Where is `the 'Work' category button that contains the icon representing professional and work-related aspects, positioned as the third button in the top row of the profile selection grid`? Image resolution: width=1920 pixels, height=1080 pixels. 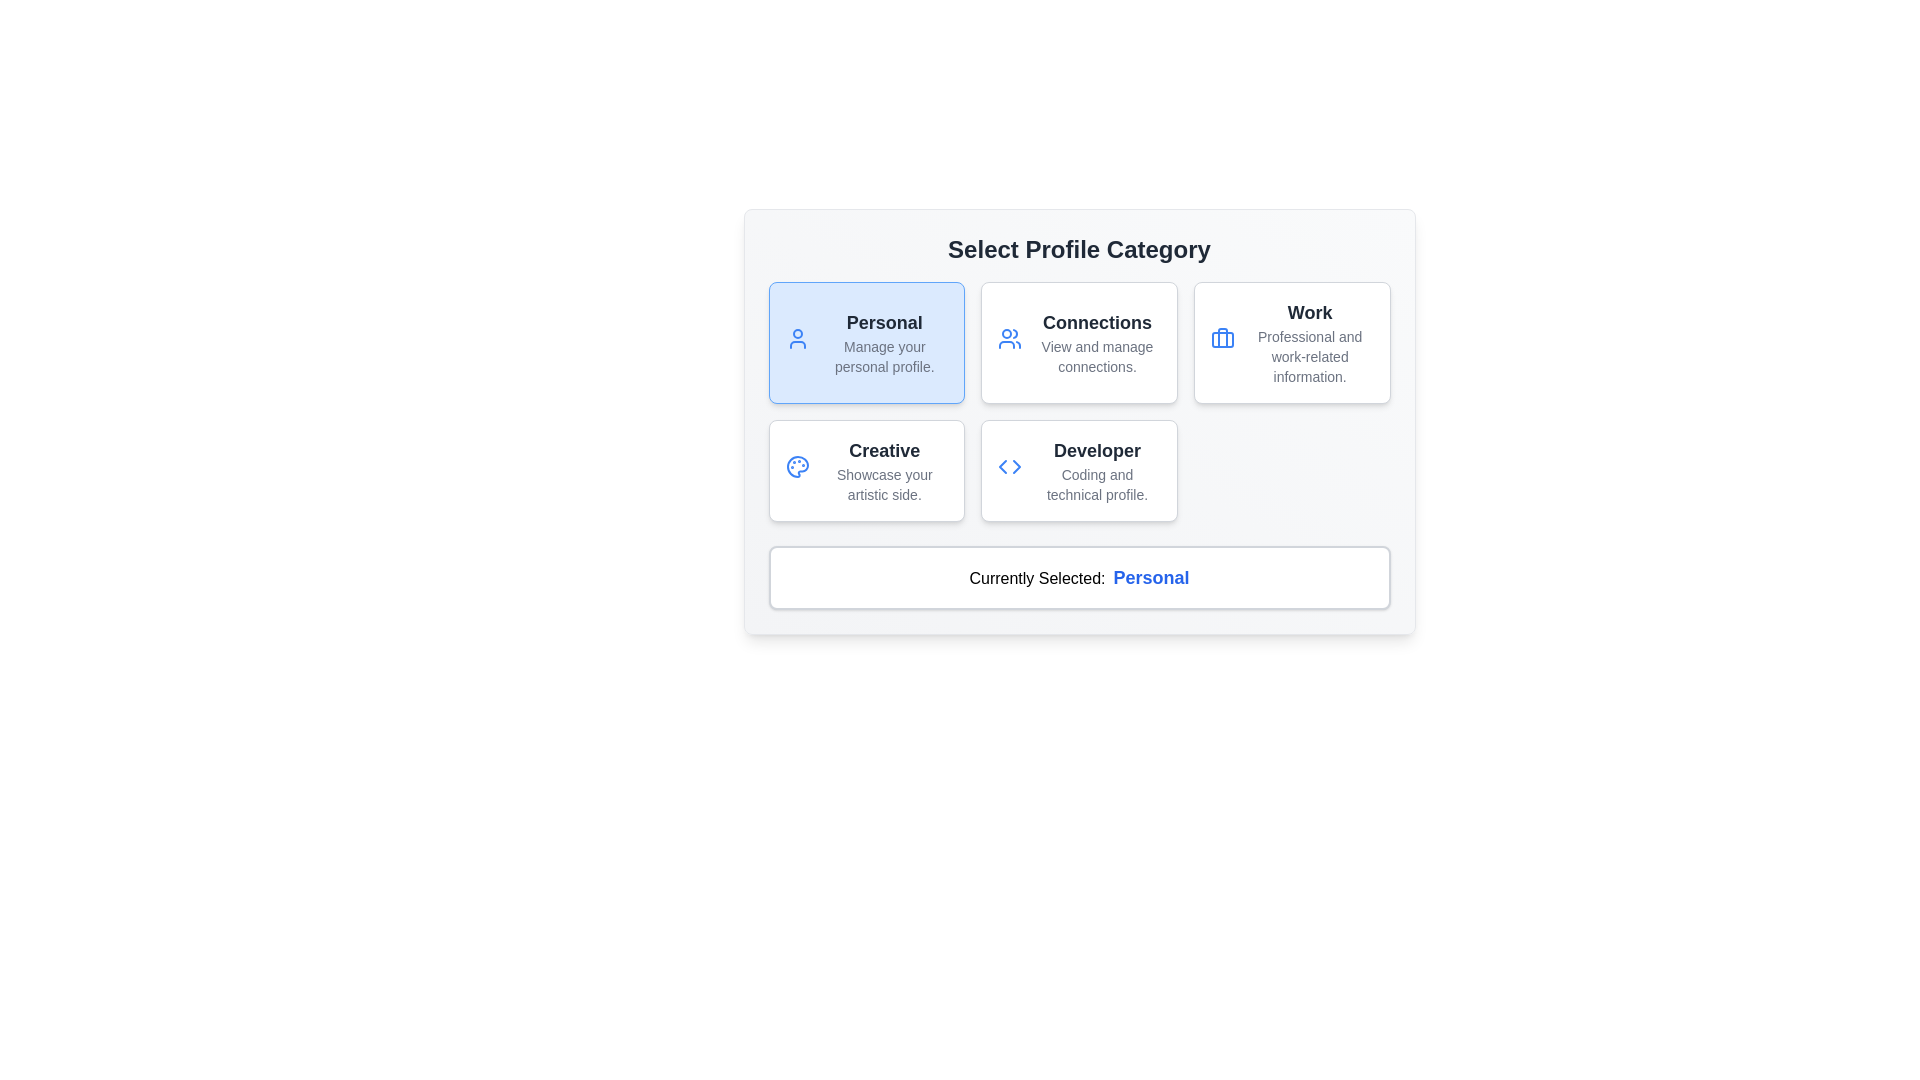
the 'Work' category button that contains the icon representing professional and work-related aspects, positioned as the third button in the top row of the profile selection grid is located at coordinates (1221, 338).